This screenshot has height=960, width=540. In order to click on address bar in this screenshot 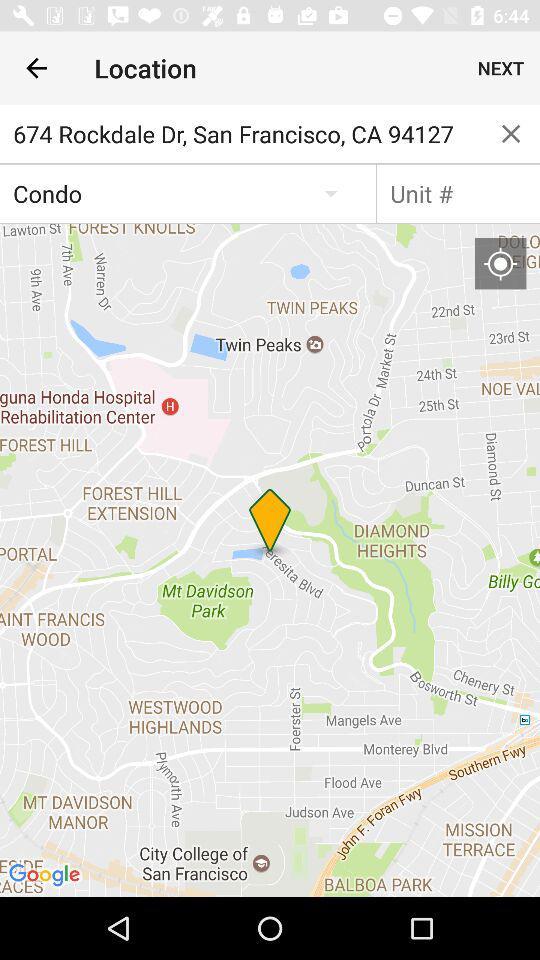, I will do `click(458, 193)`.